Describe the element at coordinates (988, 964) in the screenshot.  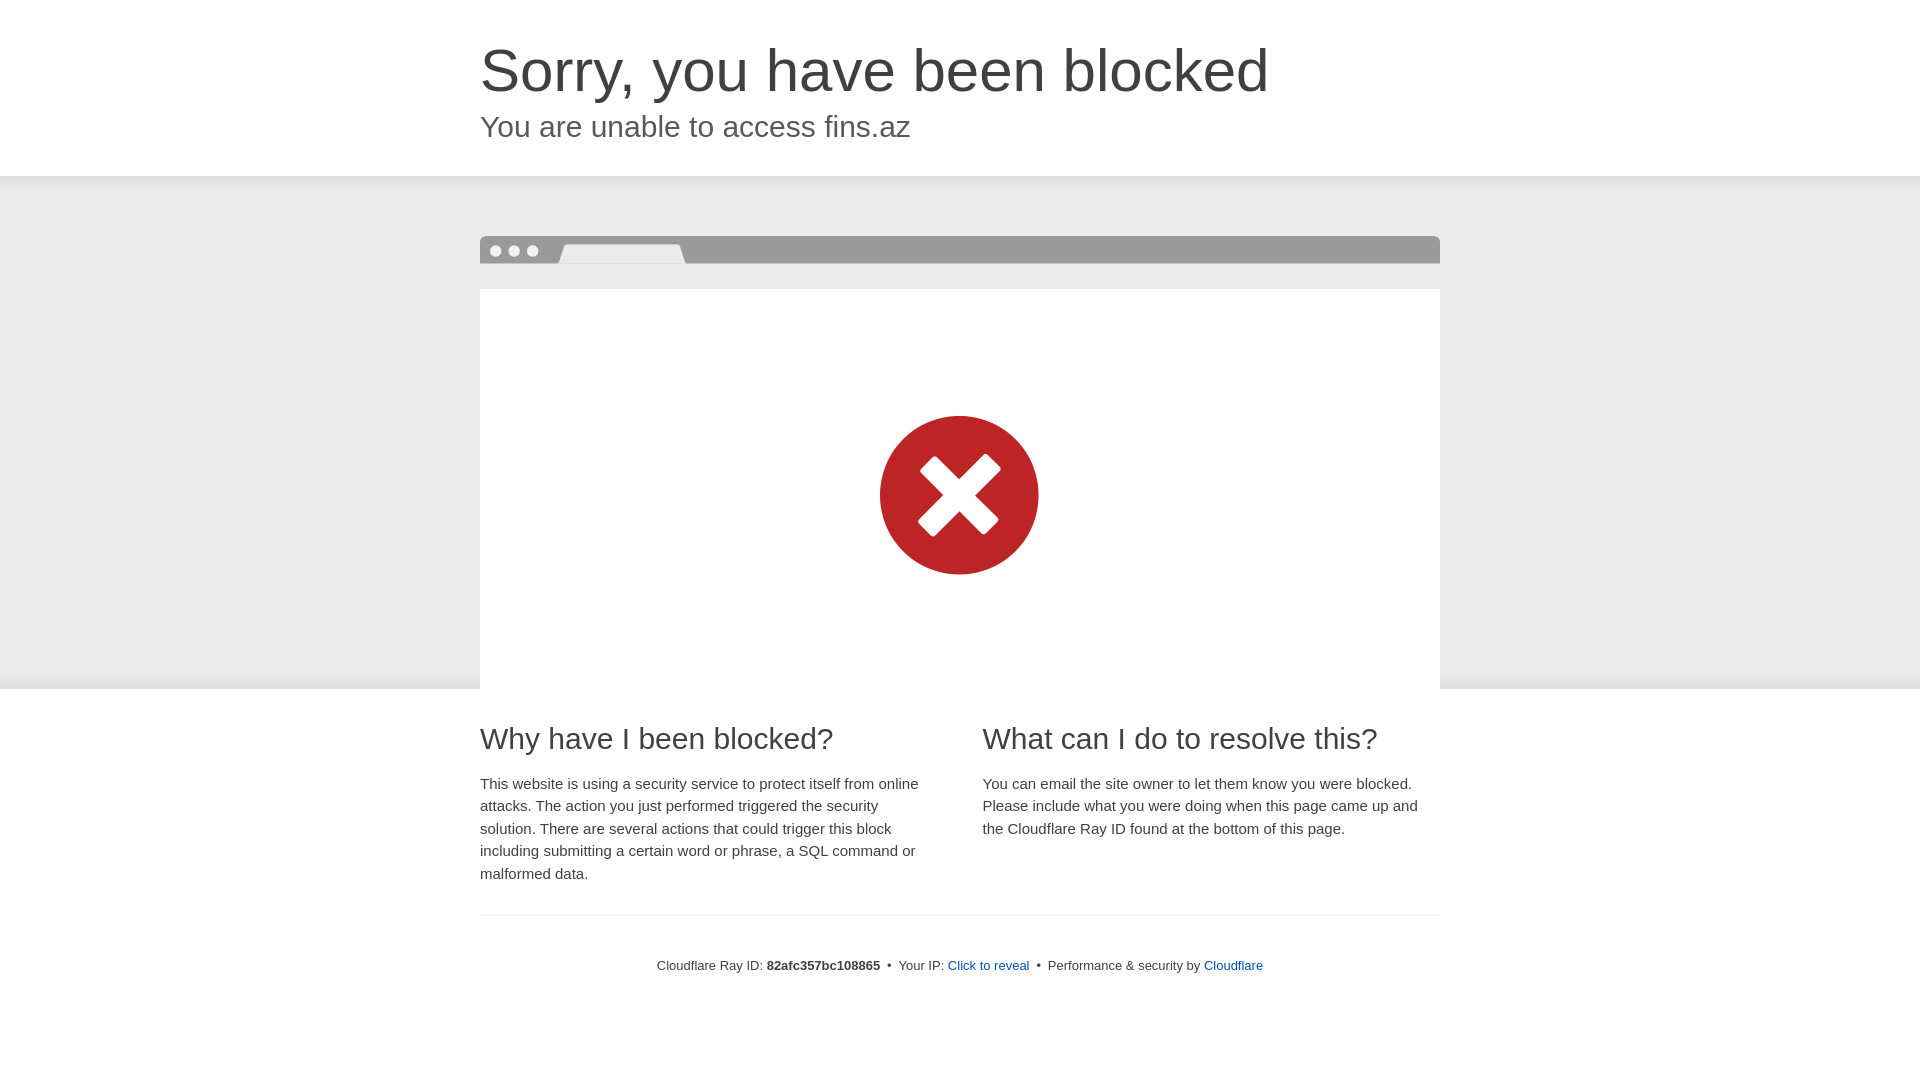
I see `'Click to reveal'` at that location.